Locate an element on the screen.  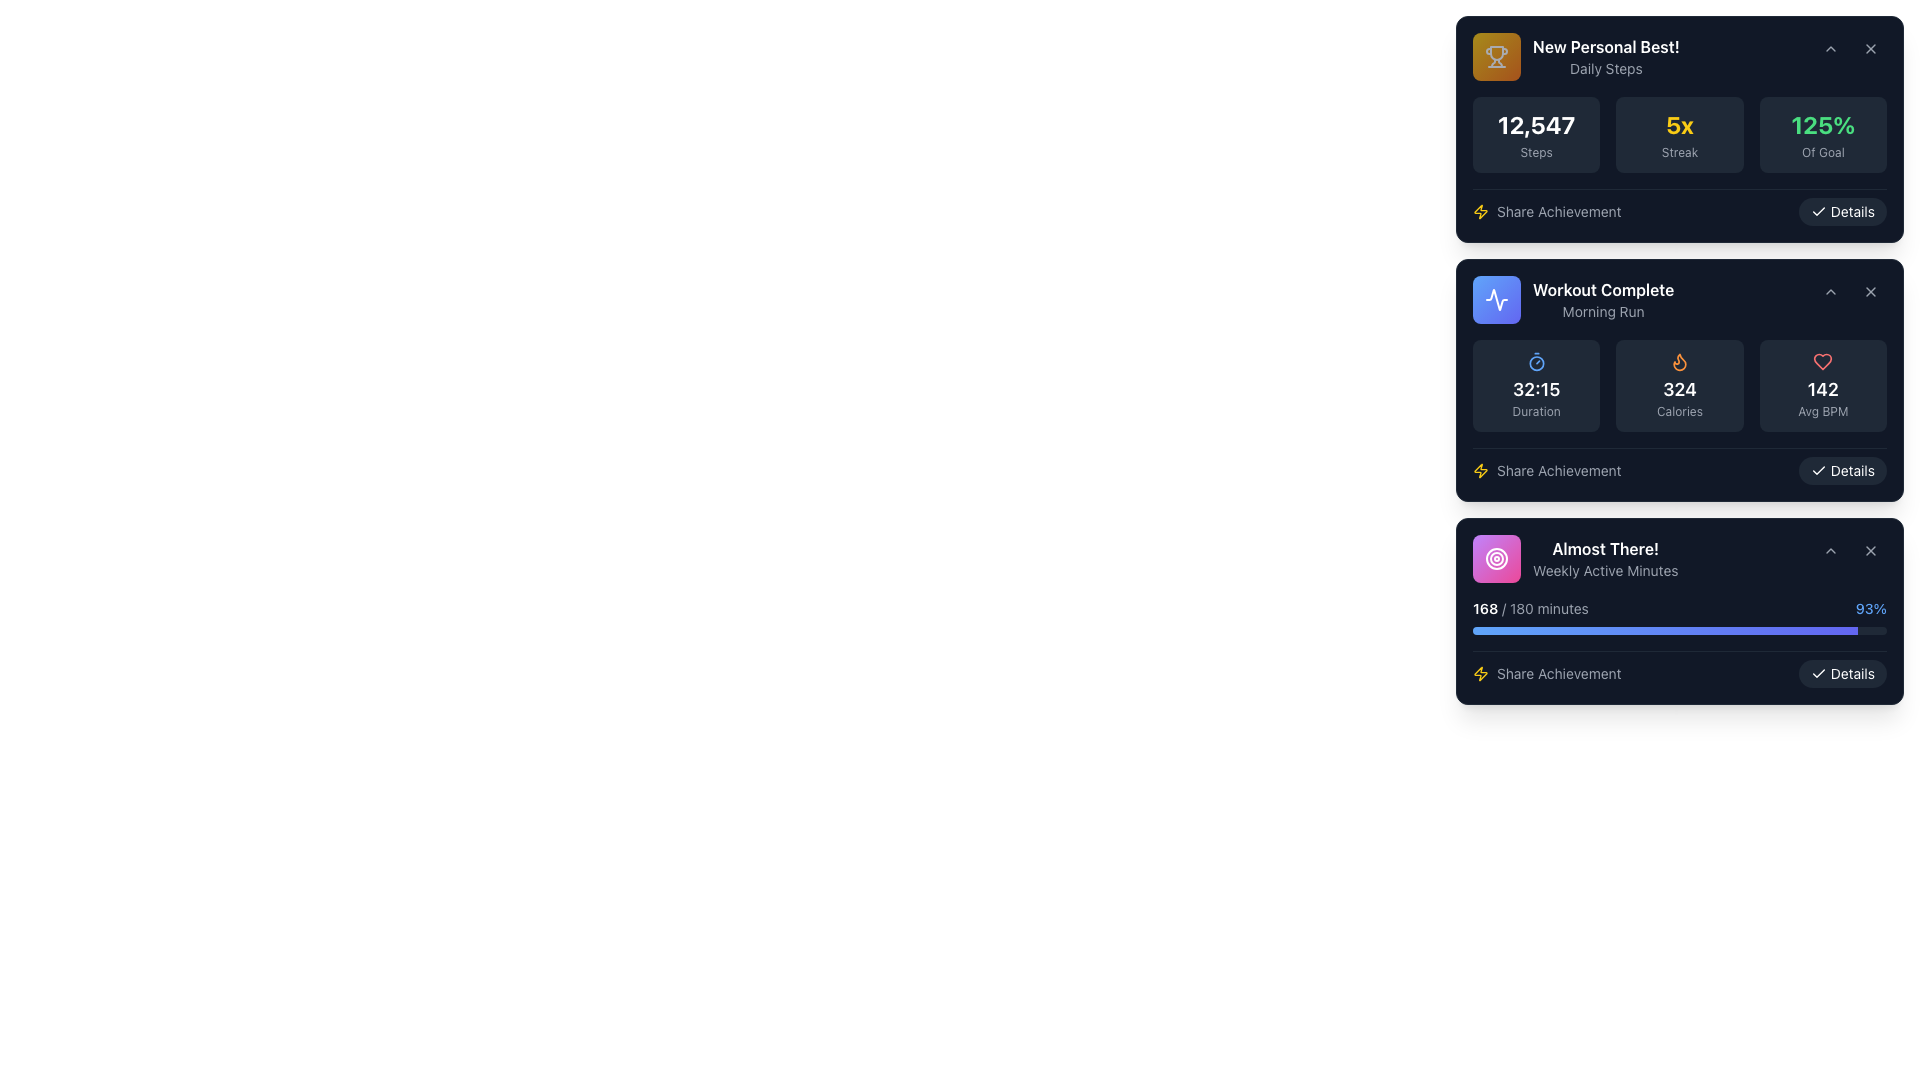
the 'Details' button with a dark background and rounded corners located in the lower-right corner of the second card is located at coordinates (1841, 470).